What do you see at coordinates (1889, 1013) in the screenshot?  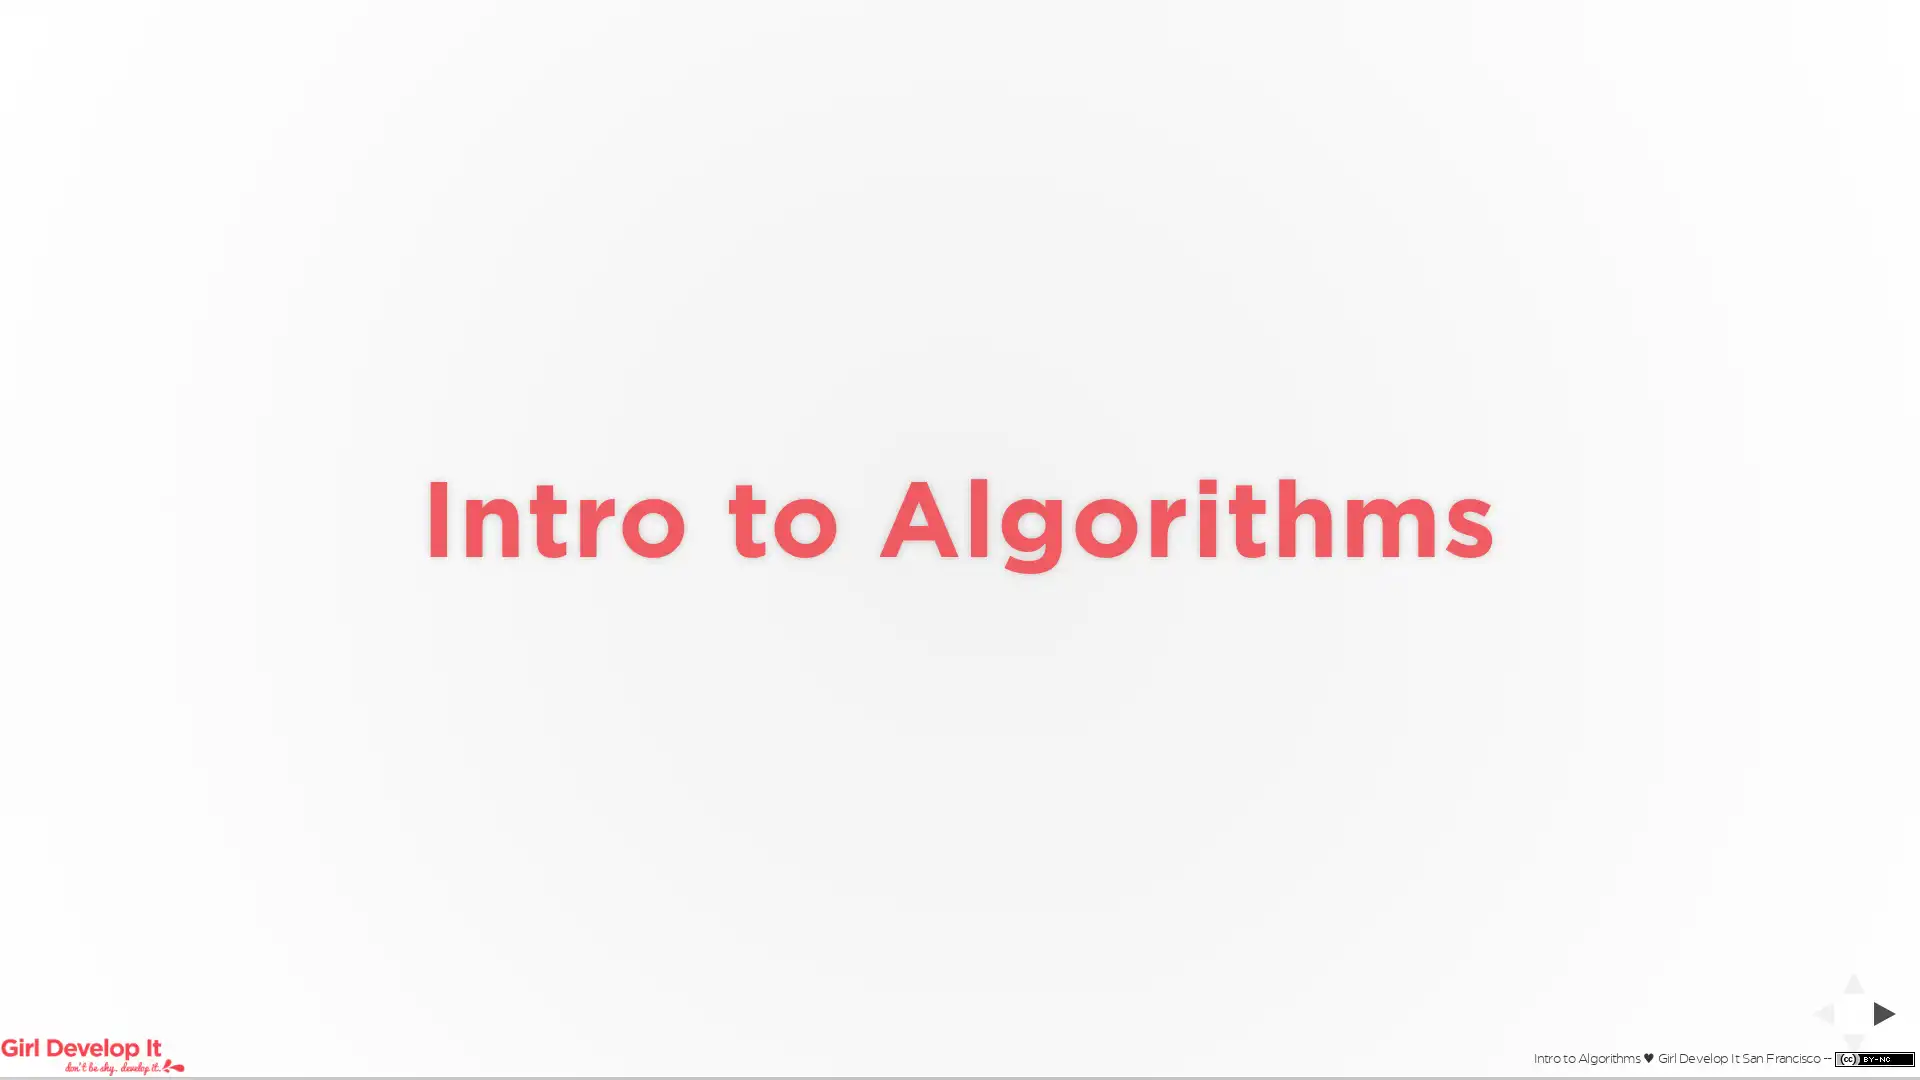 I see `next slide` at bounding box center [1889, 1013].